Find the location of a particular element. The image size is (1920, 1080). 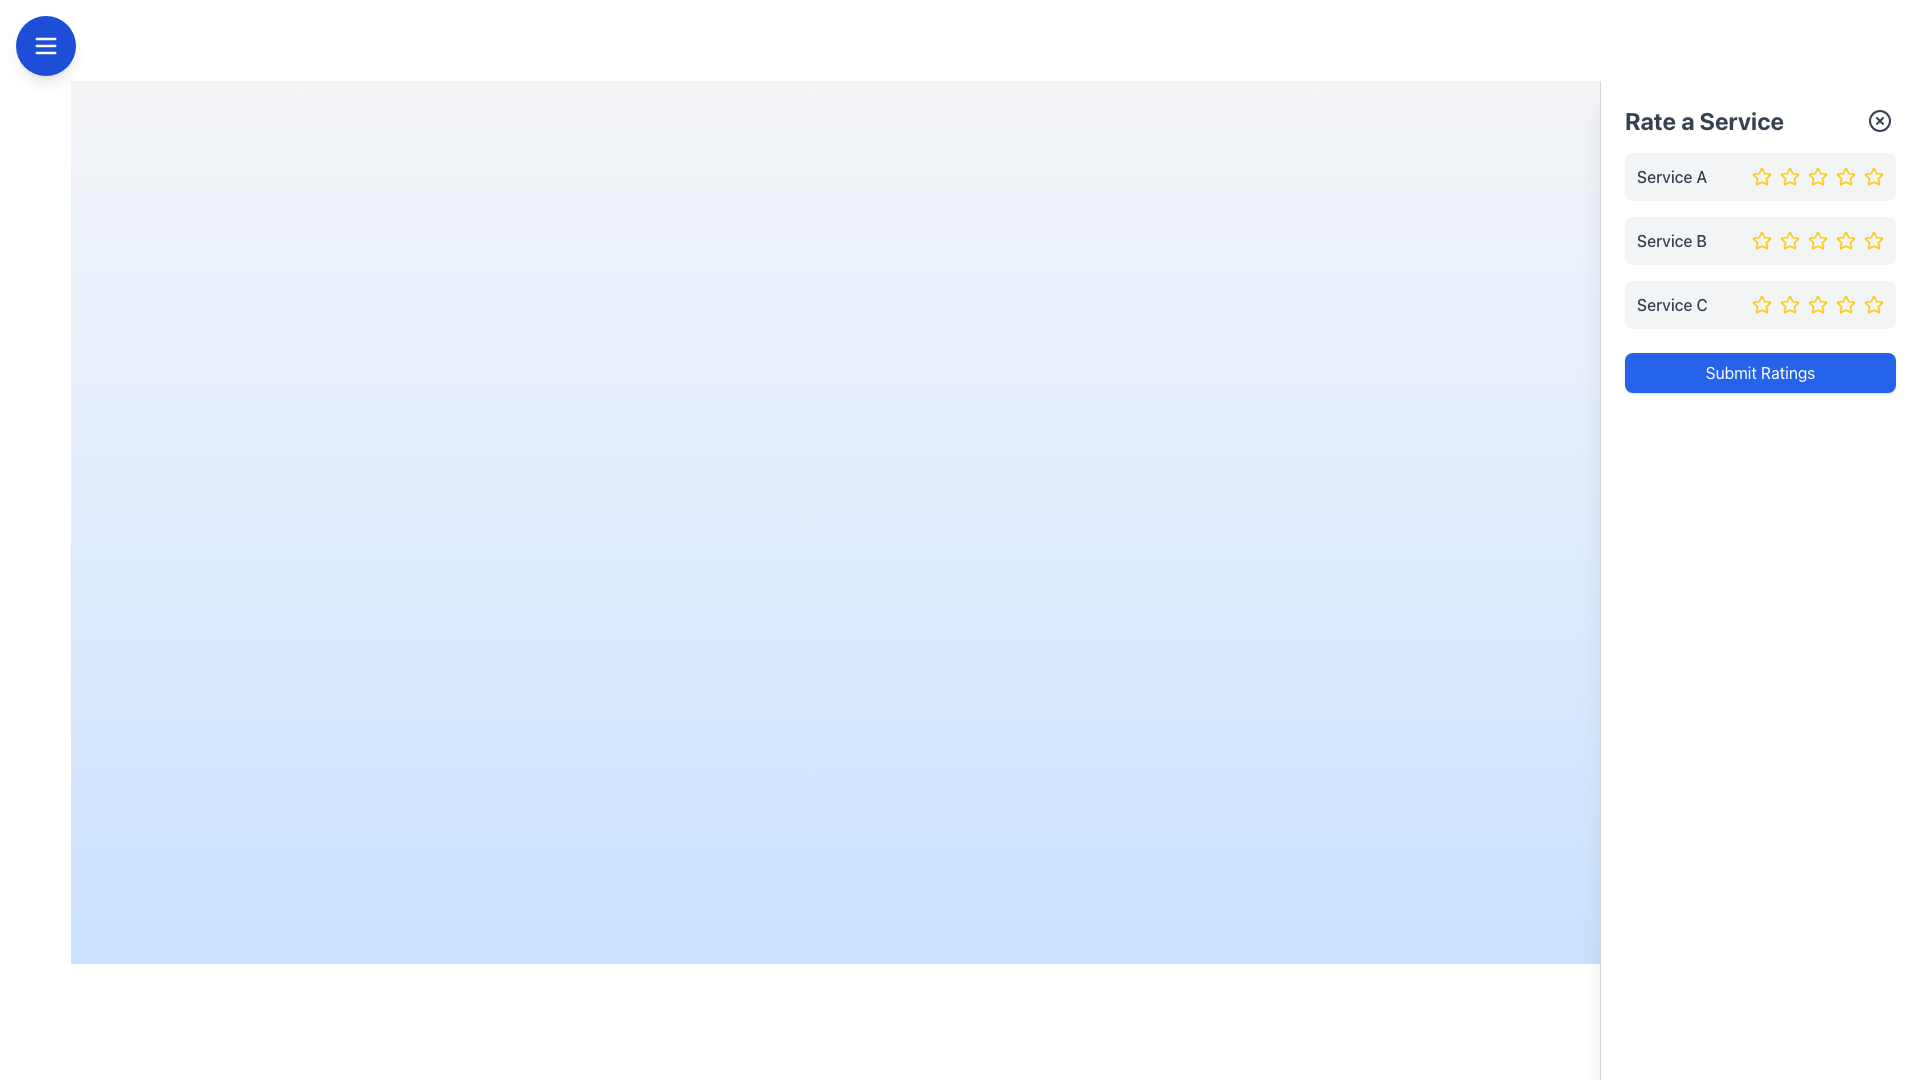

the fifth star-shaped icon with yellow borders and a hollow center is located at coordinates (1871, 304).